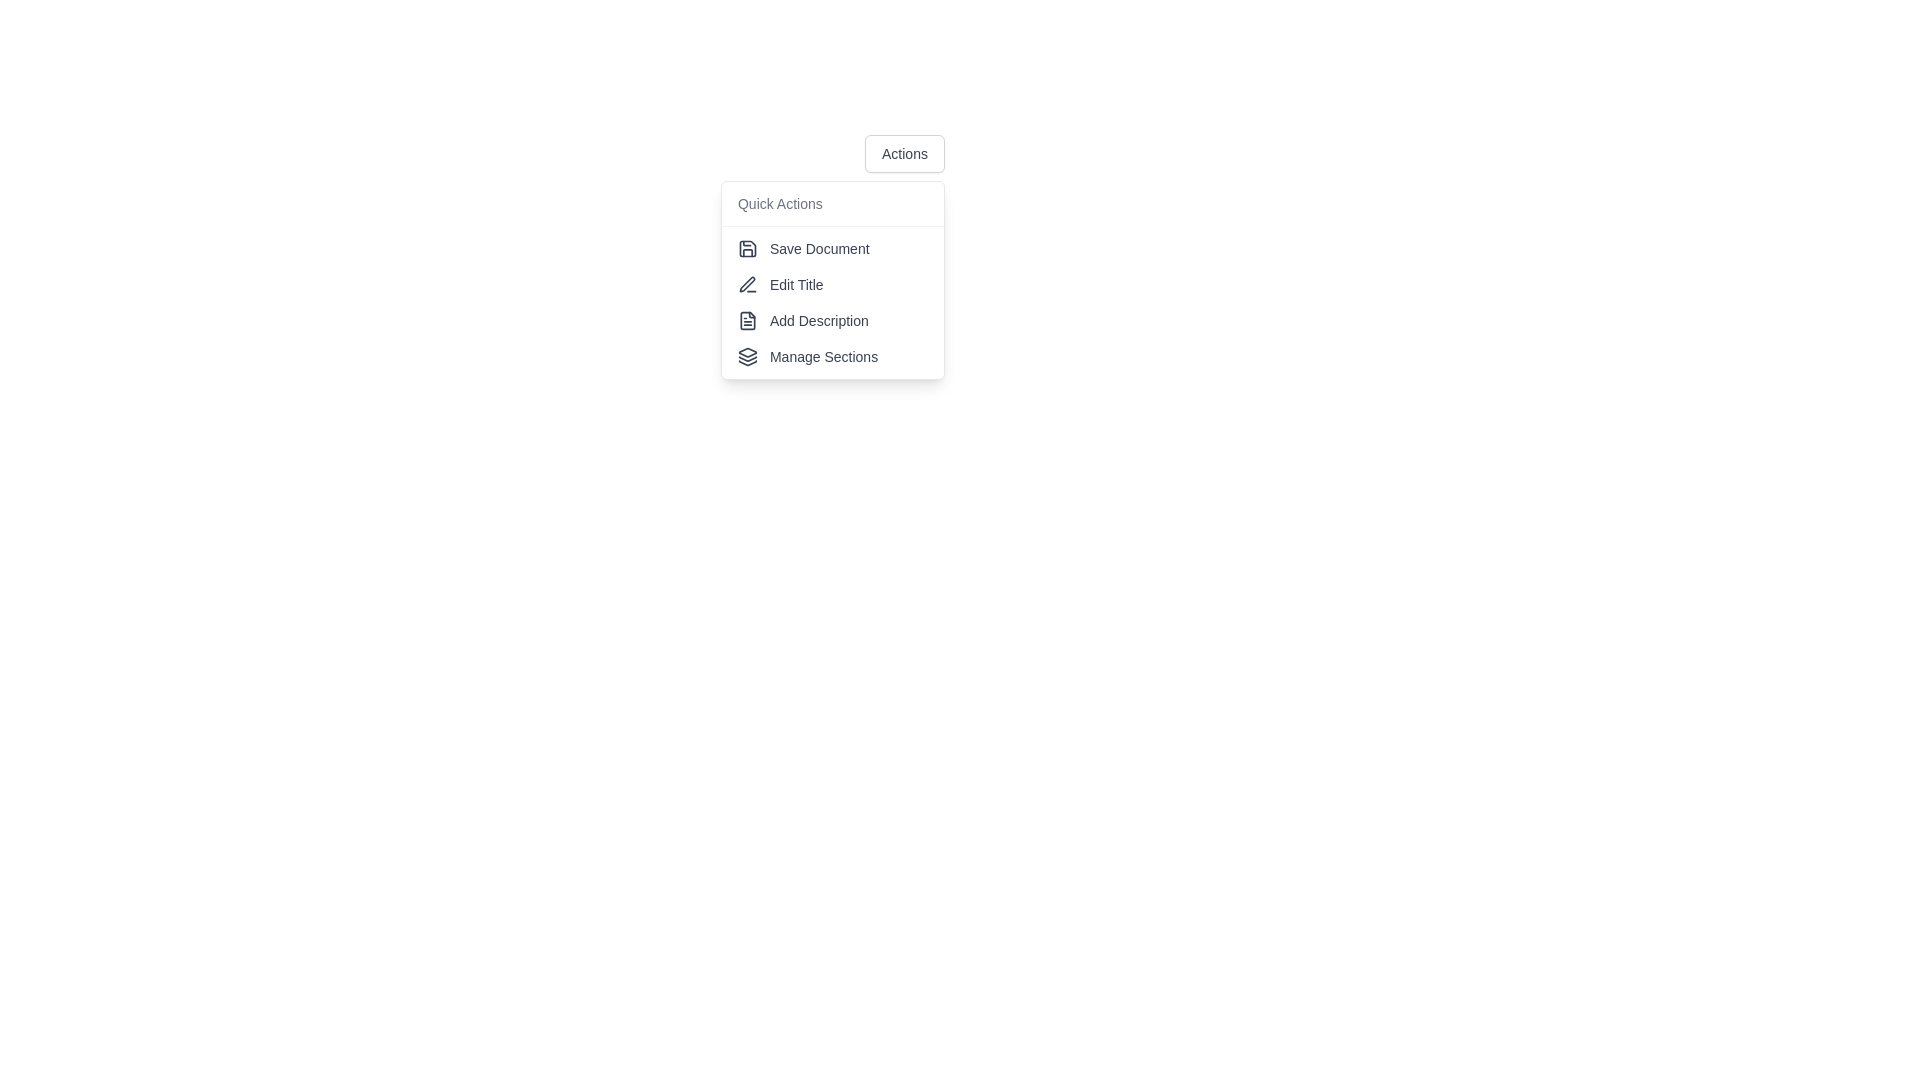 The image size is (1920, 1080). I want to click on the 'Manage Sections' button located as the fourth item in the 'Quick Actions' dropdown menu, so click(832, 356).